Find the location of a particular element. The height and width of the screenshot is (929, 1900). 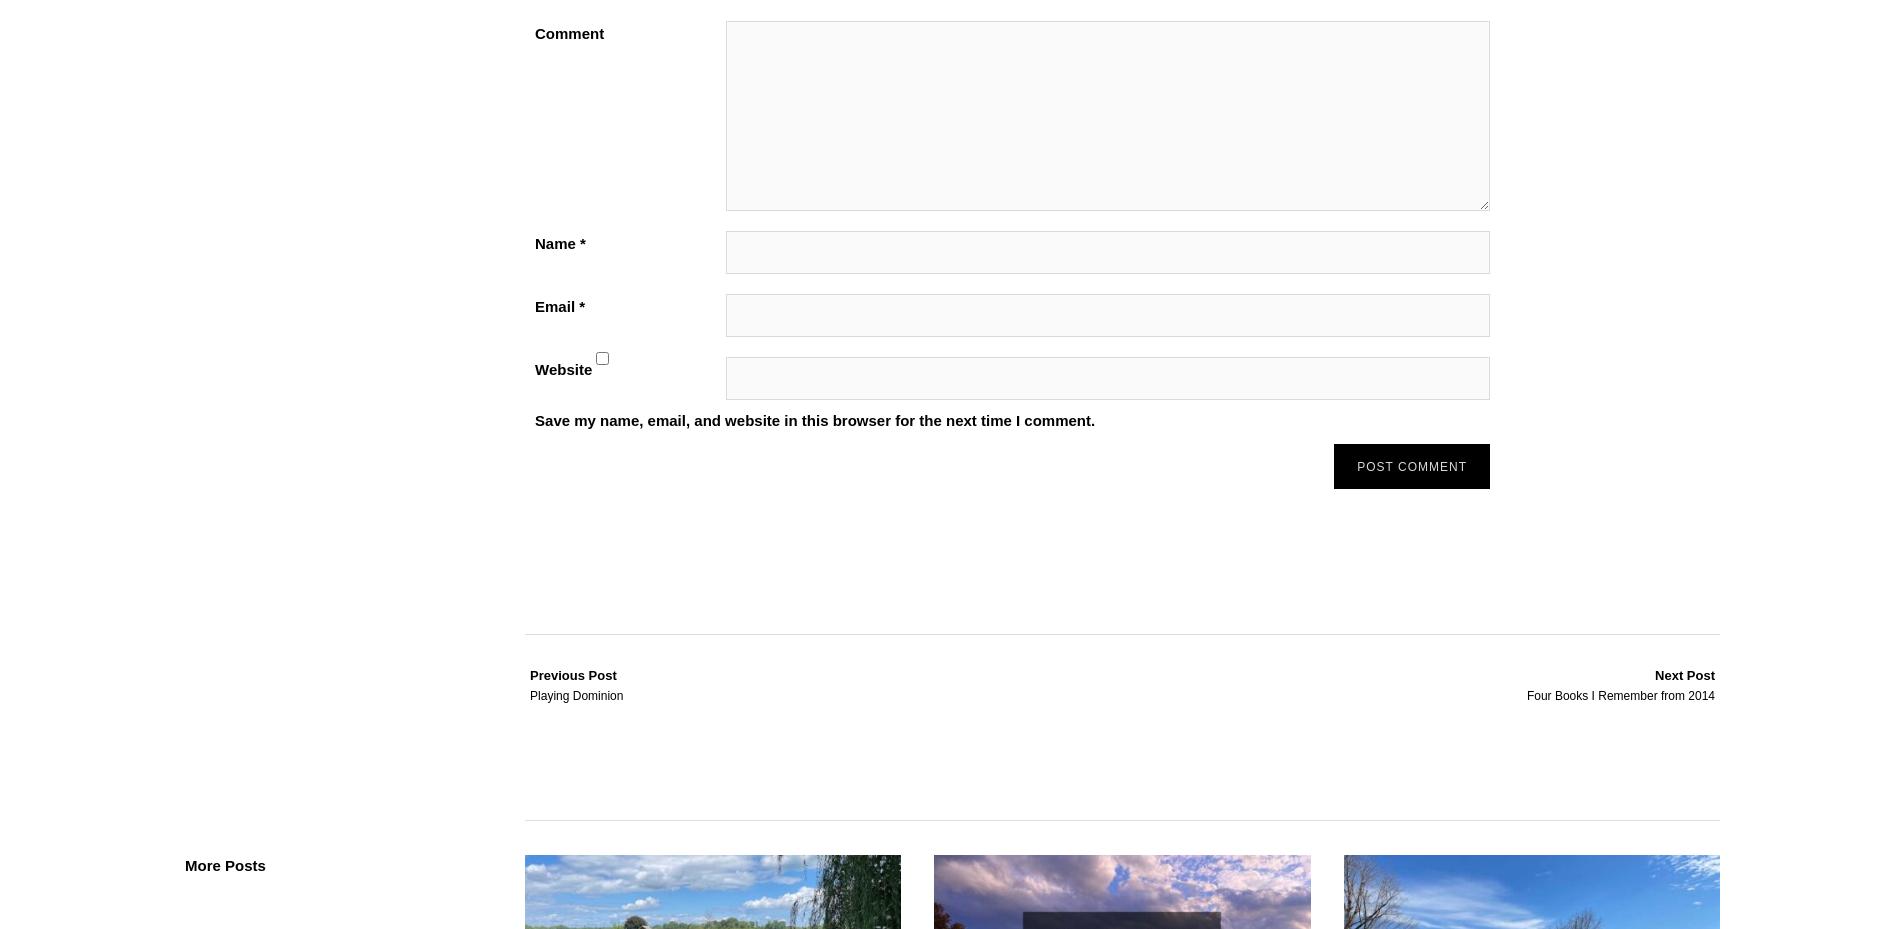

'Playing Dominion' is located at coordinates (576, 696).